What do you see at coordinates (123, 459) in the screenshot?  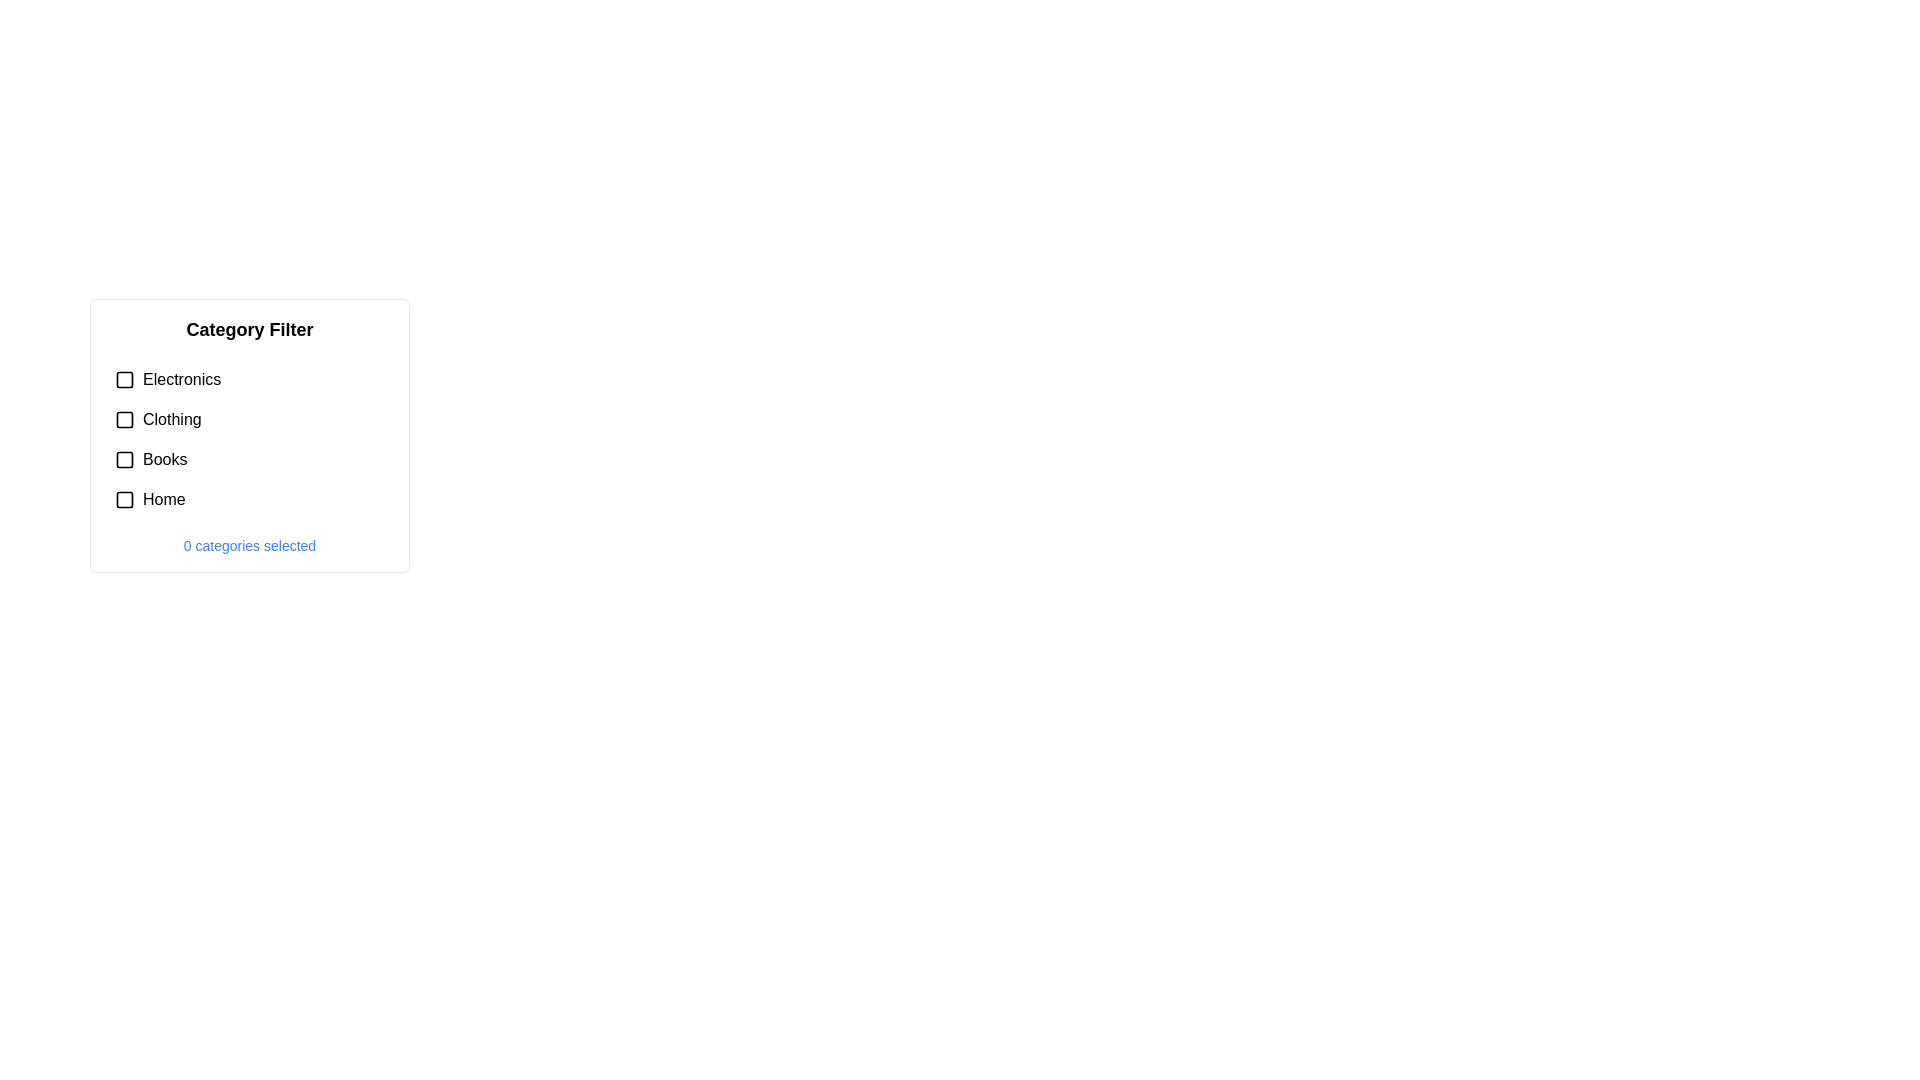 I see `the checkbox for the 'Books' category located in the 'Category Filter' panel to get more information` at bounding box center [123, 459].